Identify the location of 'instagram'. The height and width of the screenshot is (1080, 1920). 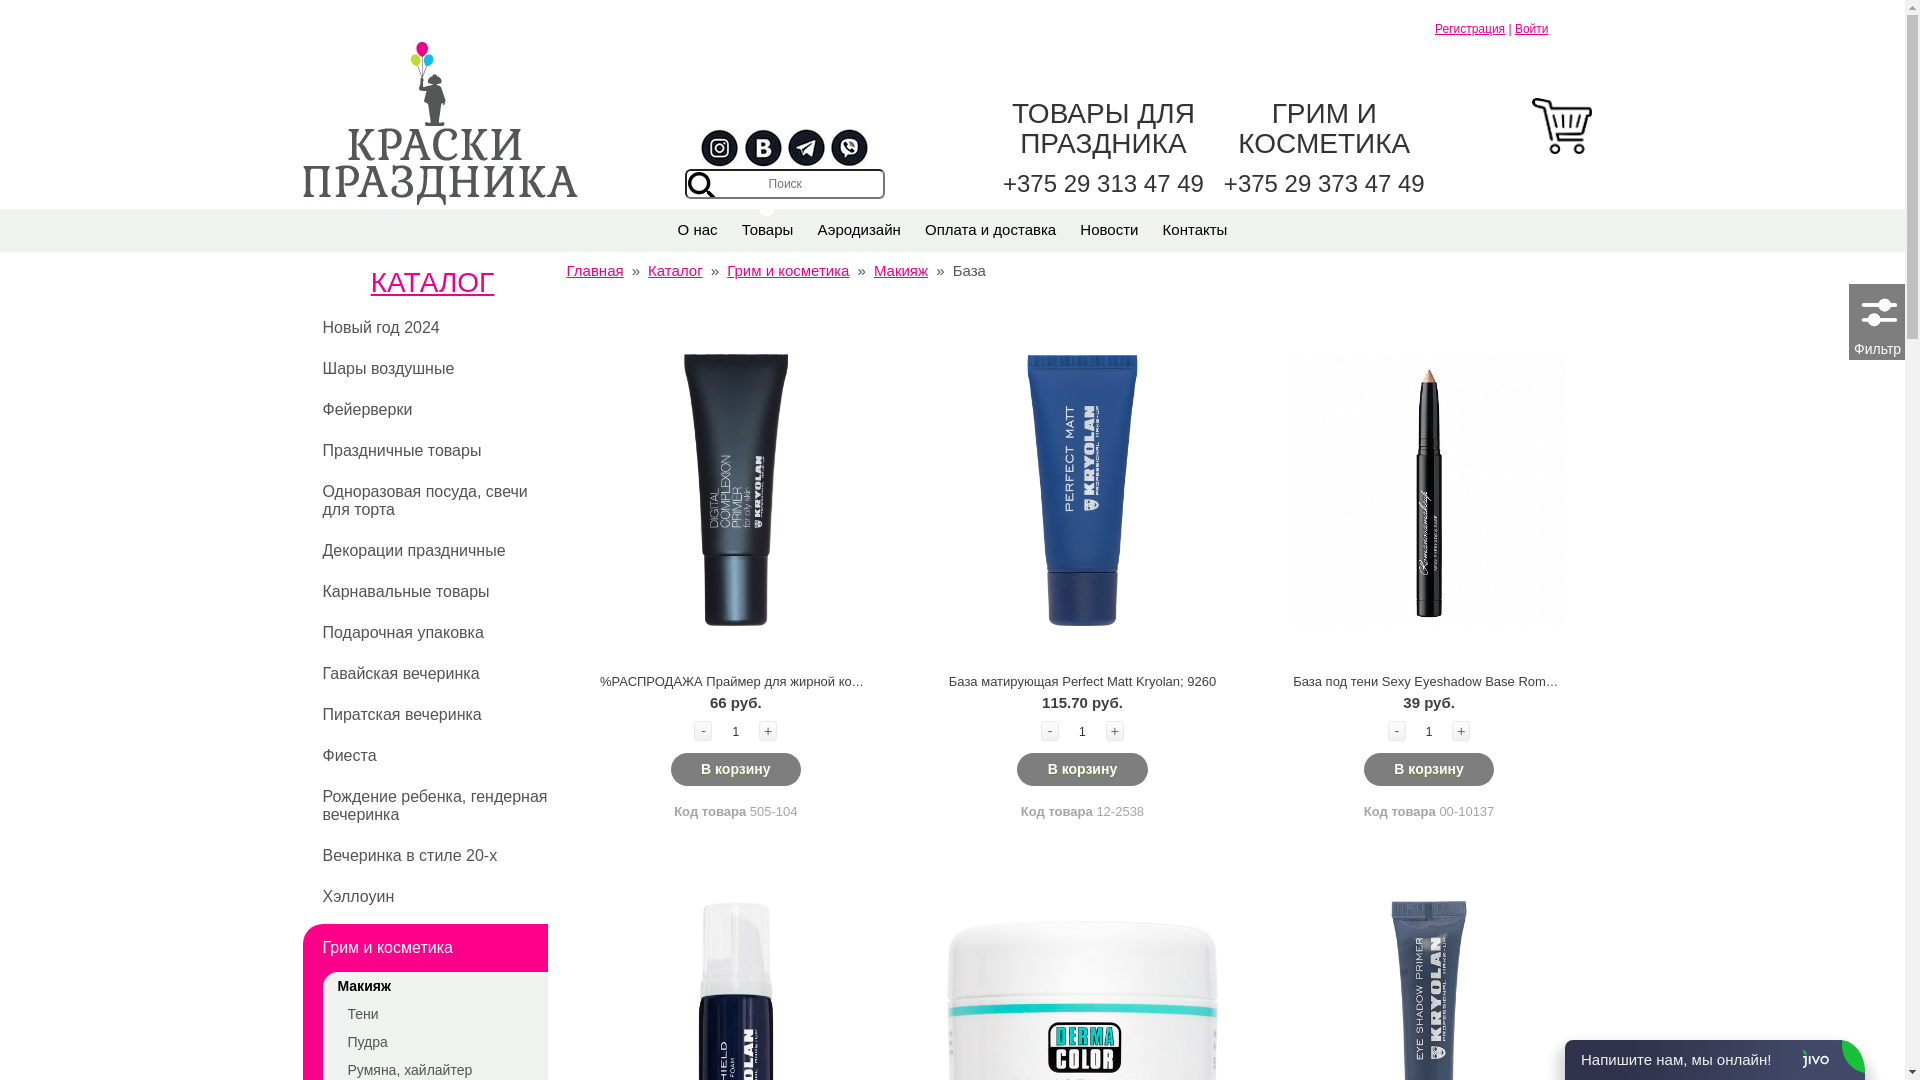
(720, 148).